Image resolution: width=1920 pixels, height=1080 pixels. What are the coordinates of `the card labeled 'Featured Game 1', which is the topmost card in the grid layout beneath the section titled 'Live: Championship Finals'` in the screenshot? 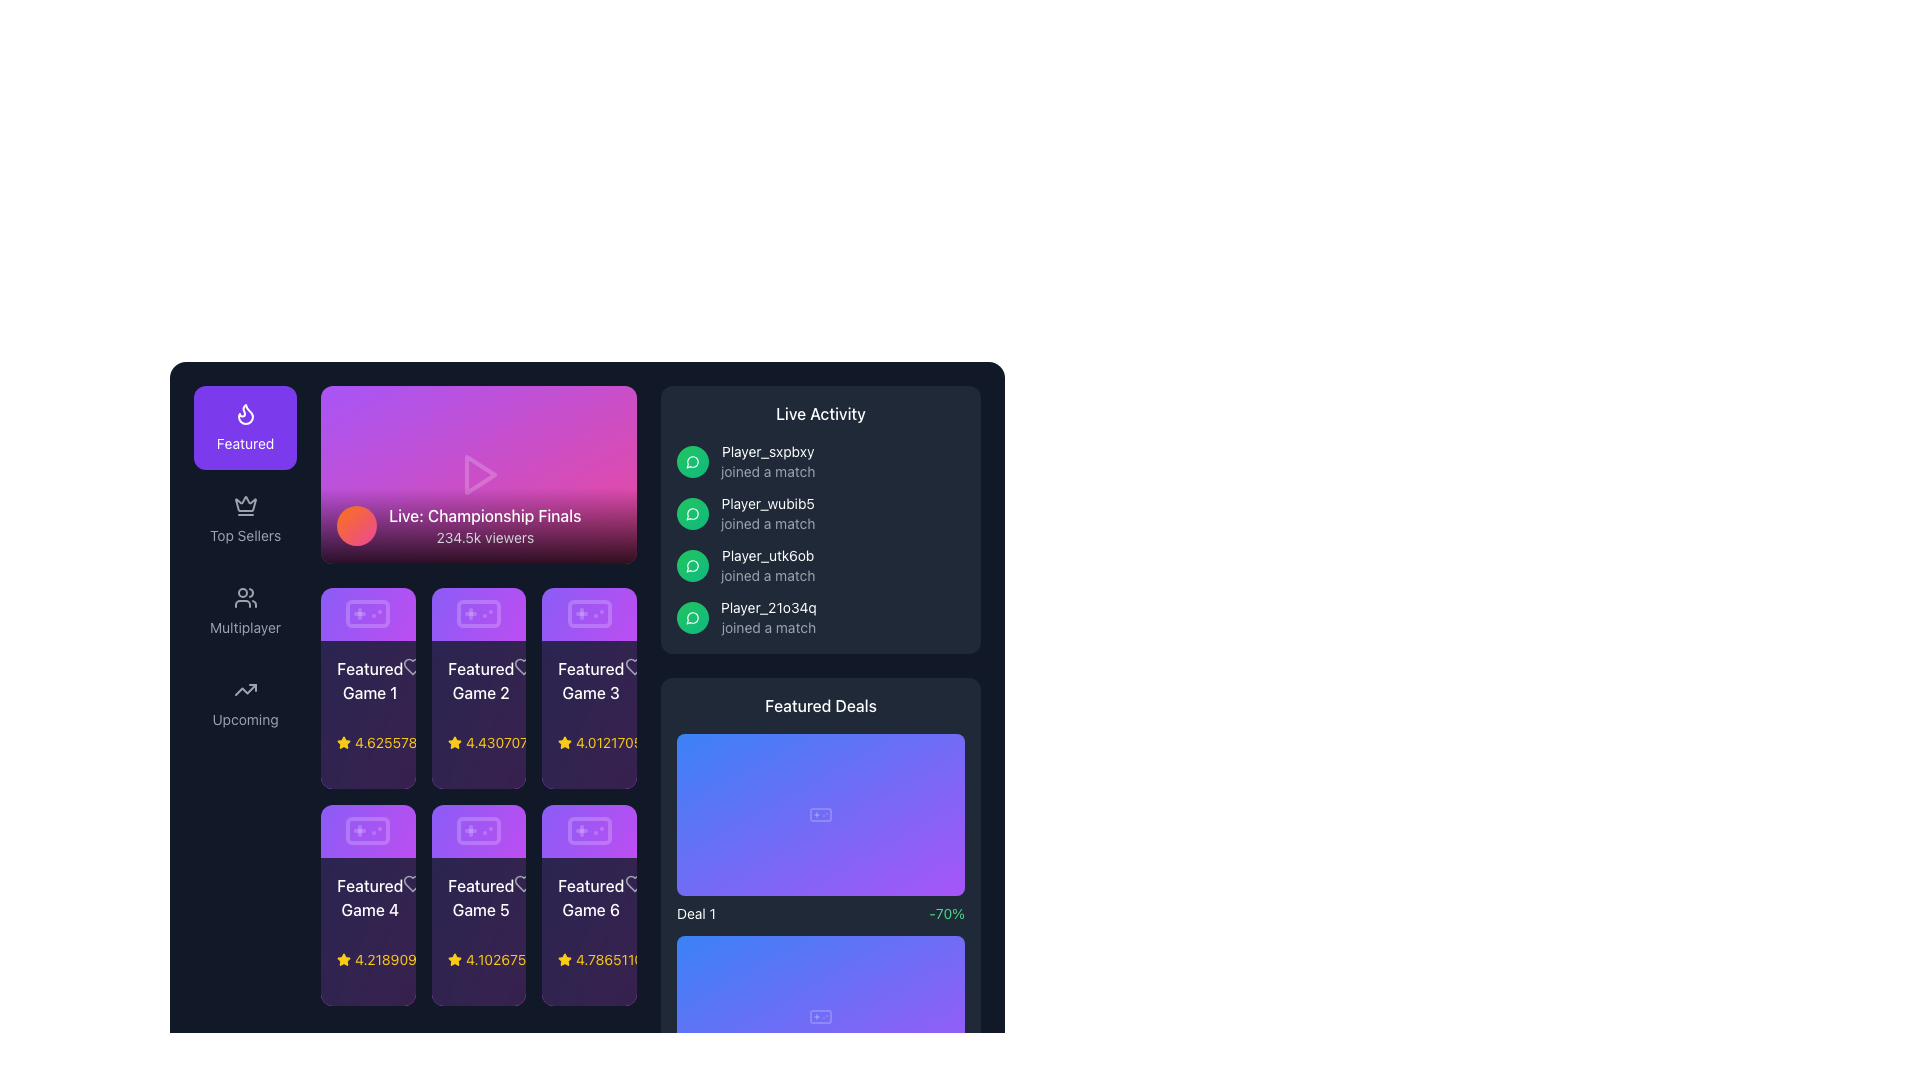 It's located at (368, 613).